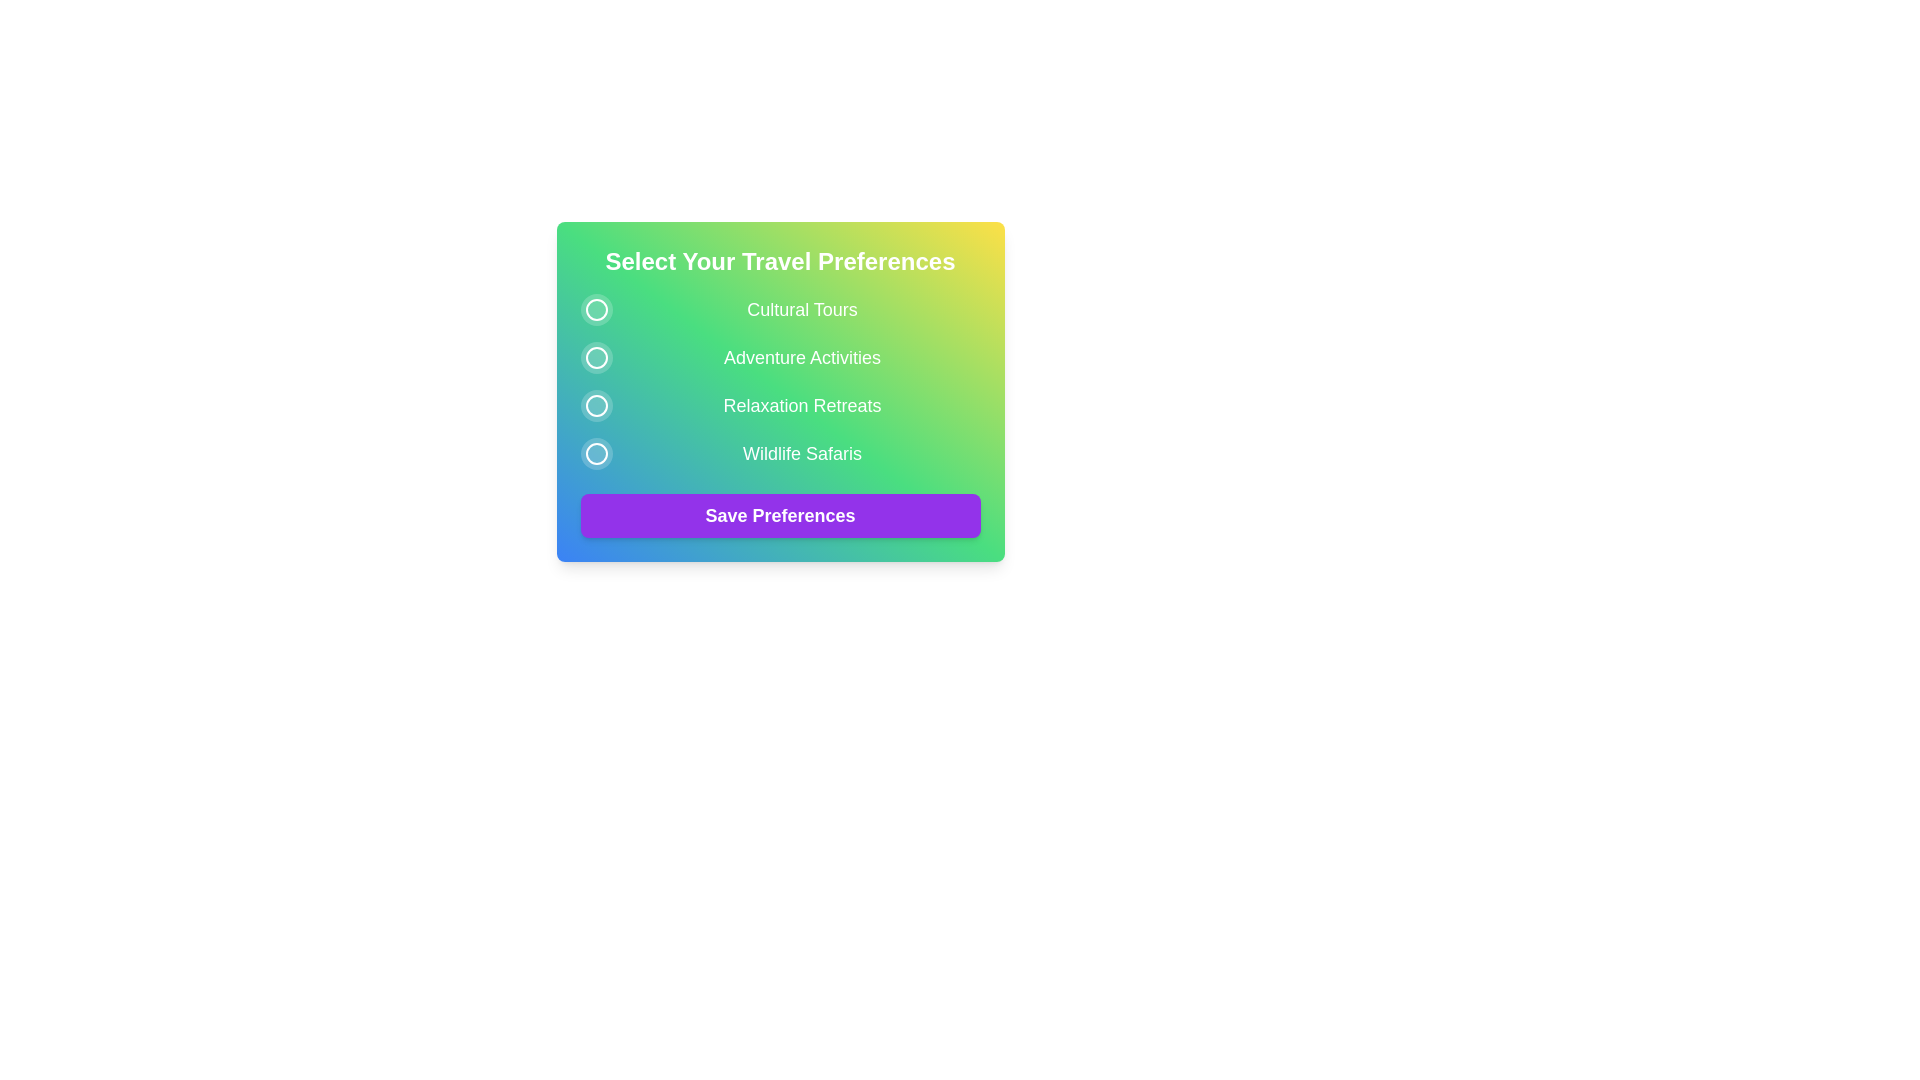 This screenshot has width=1920, height=1080. What do you see at coordinates (595, 454) in the screenshot?
I see `the button corresponding to the preference Wildlife Safaris` at bounding box center [595, 454].